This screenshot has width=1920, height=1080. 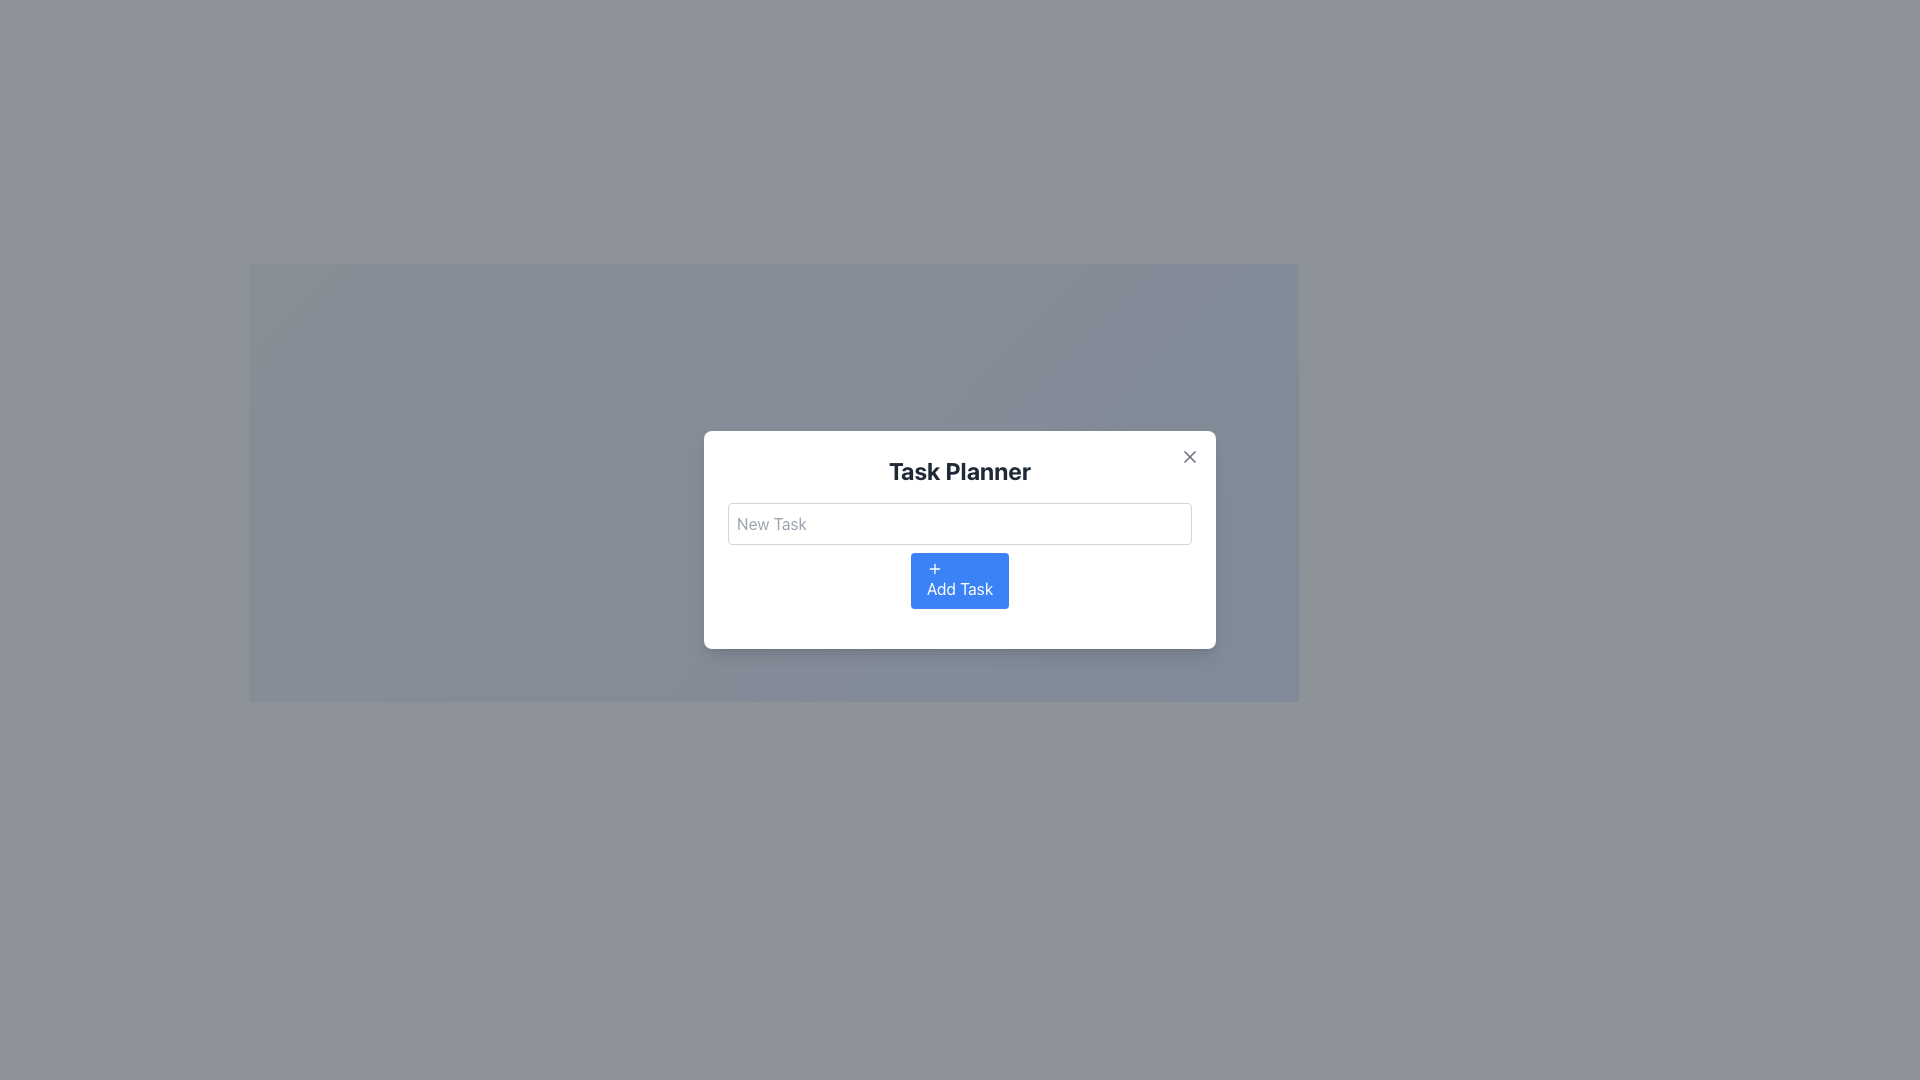 I want to click on the close button located at the top-right corner of the 'Task Planner' modal, so click(x=1190, y=456).